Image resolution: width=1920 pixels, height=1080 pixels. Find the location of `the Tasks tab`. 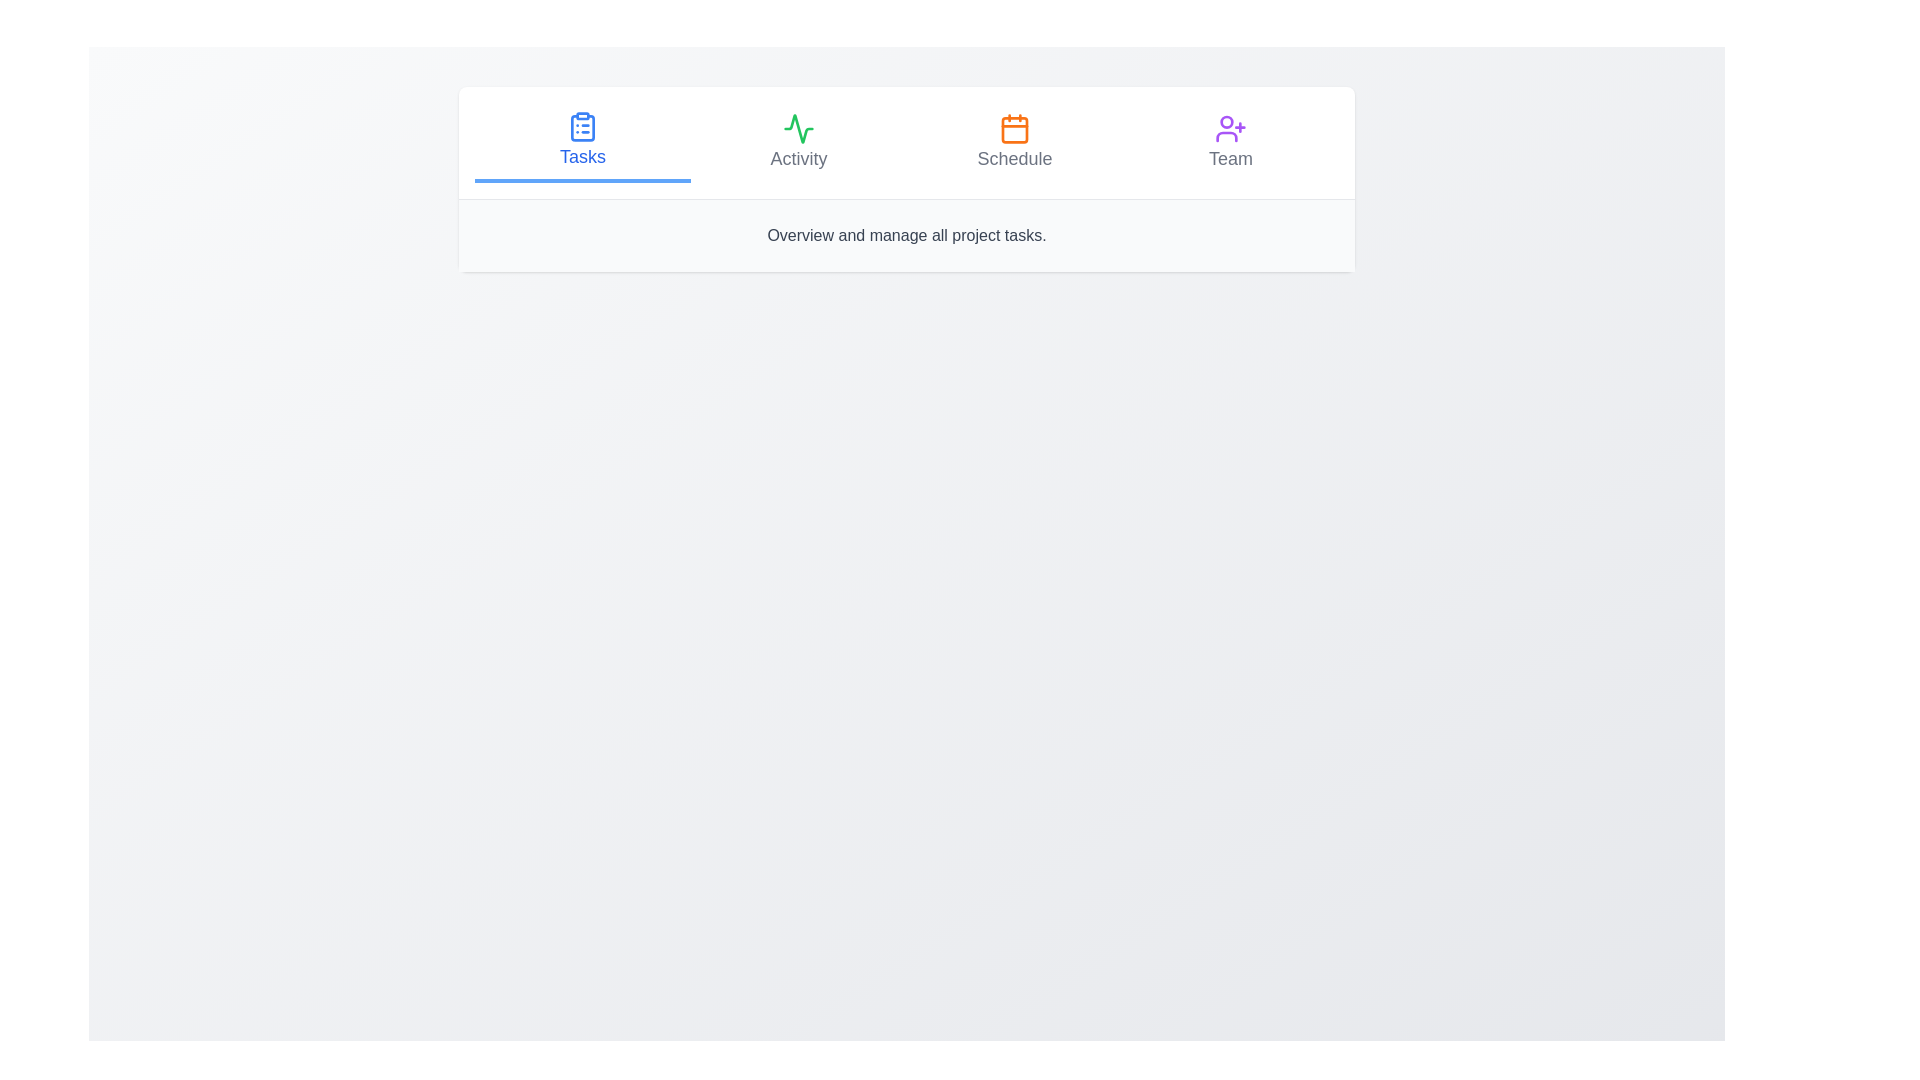

the Tasks tab is located at coordinates (581, 141).